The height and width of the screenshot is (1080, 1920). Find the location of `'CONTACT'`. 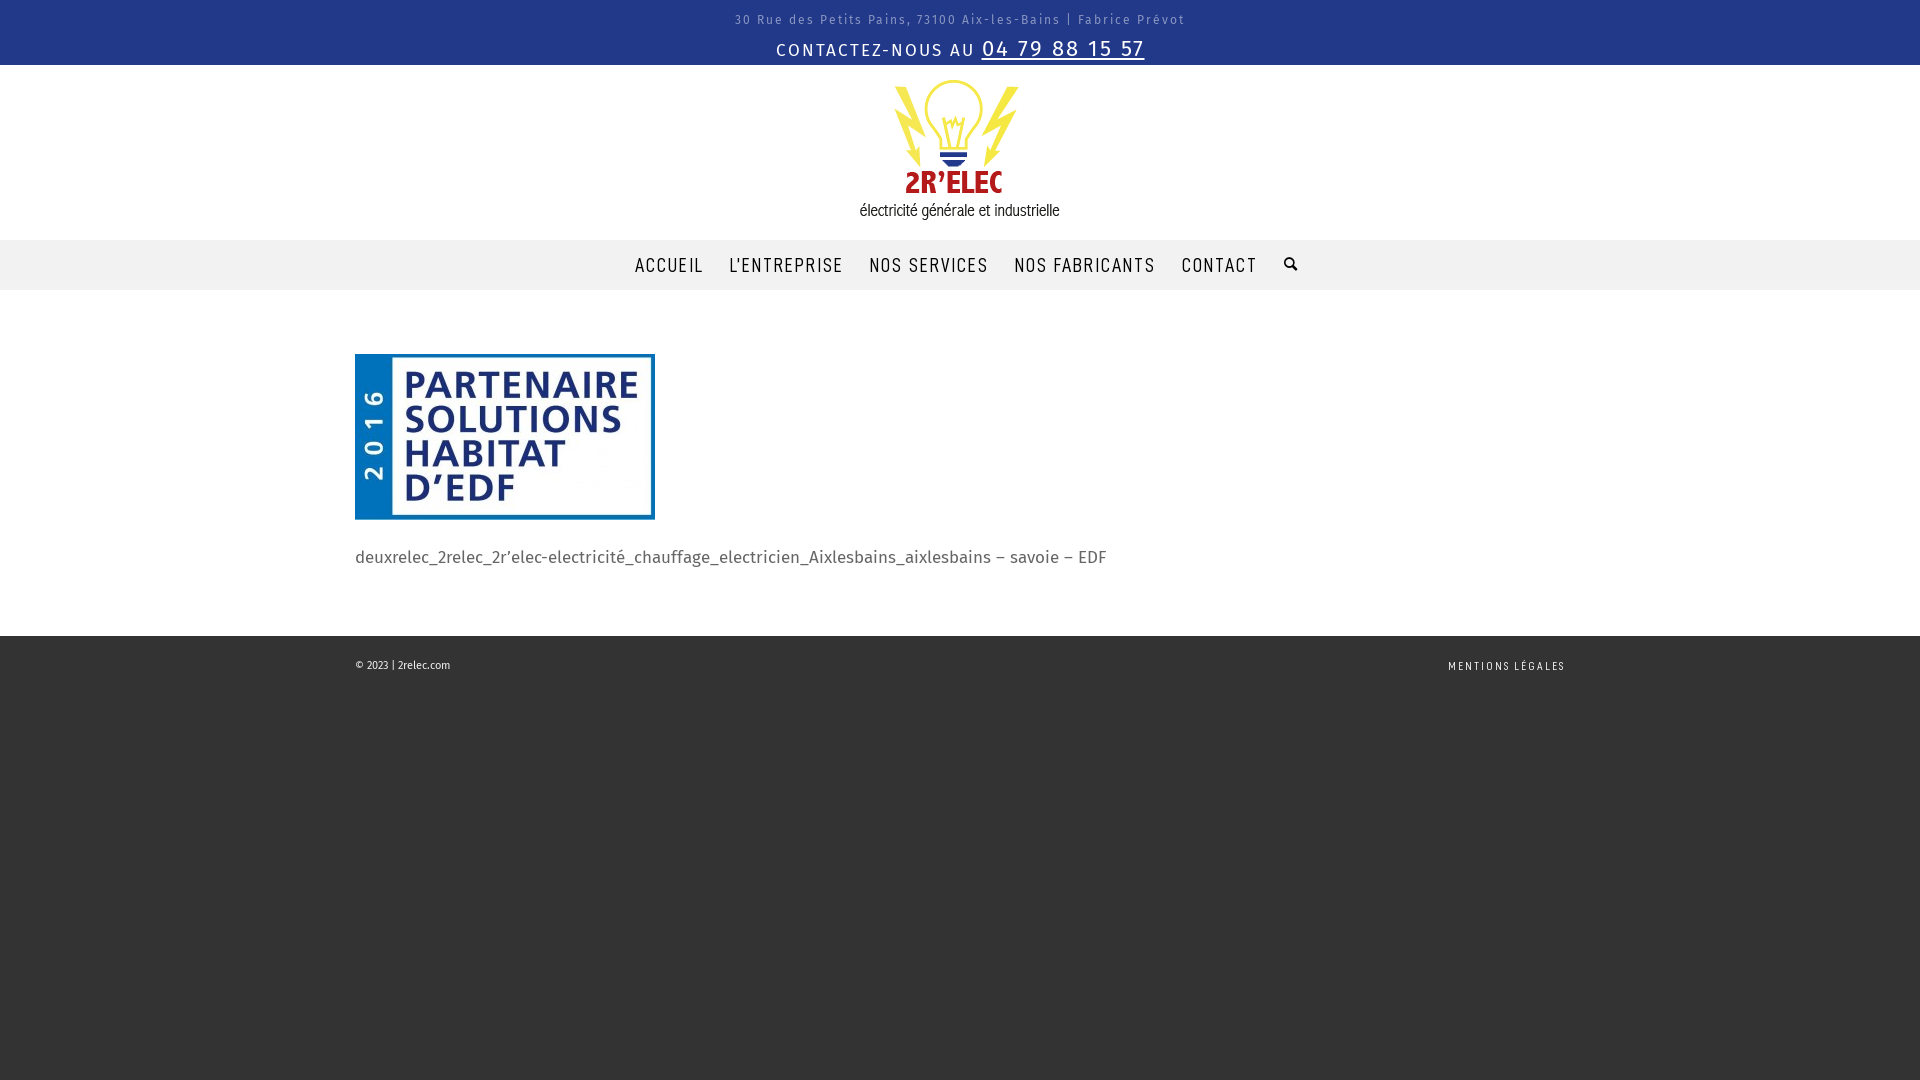

'CONTACT' is located at coordinates (1218, 264).